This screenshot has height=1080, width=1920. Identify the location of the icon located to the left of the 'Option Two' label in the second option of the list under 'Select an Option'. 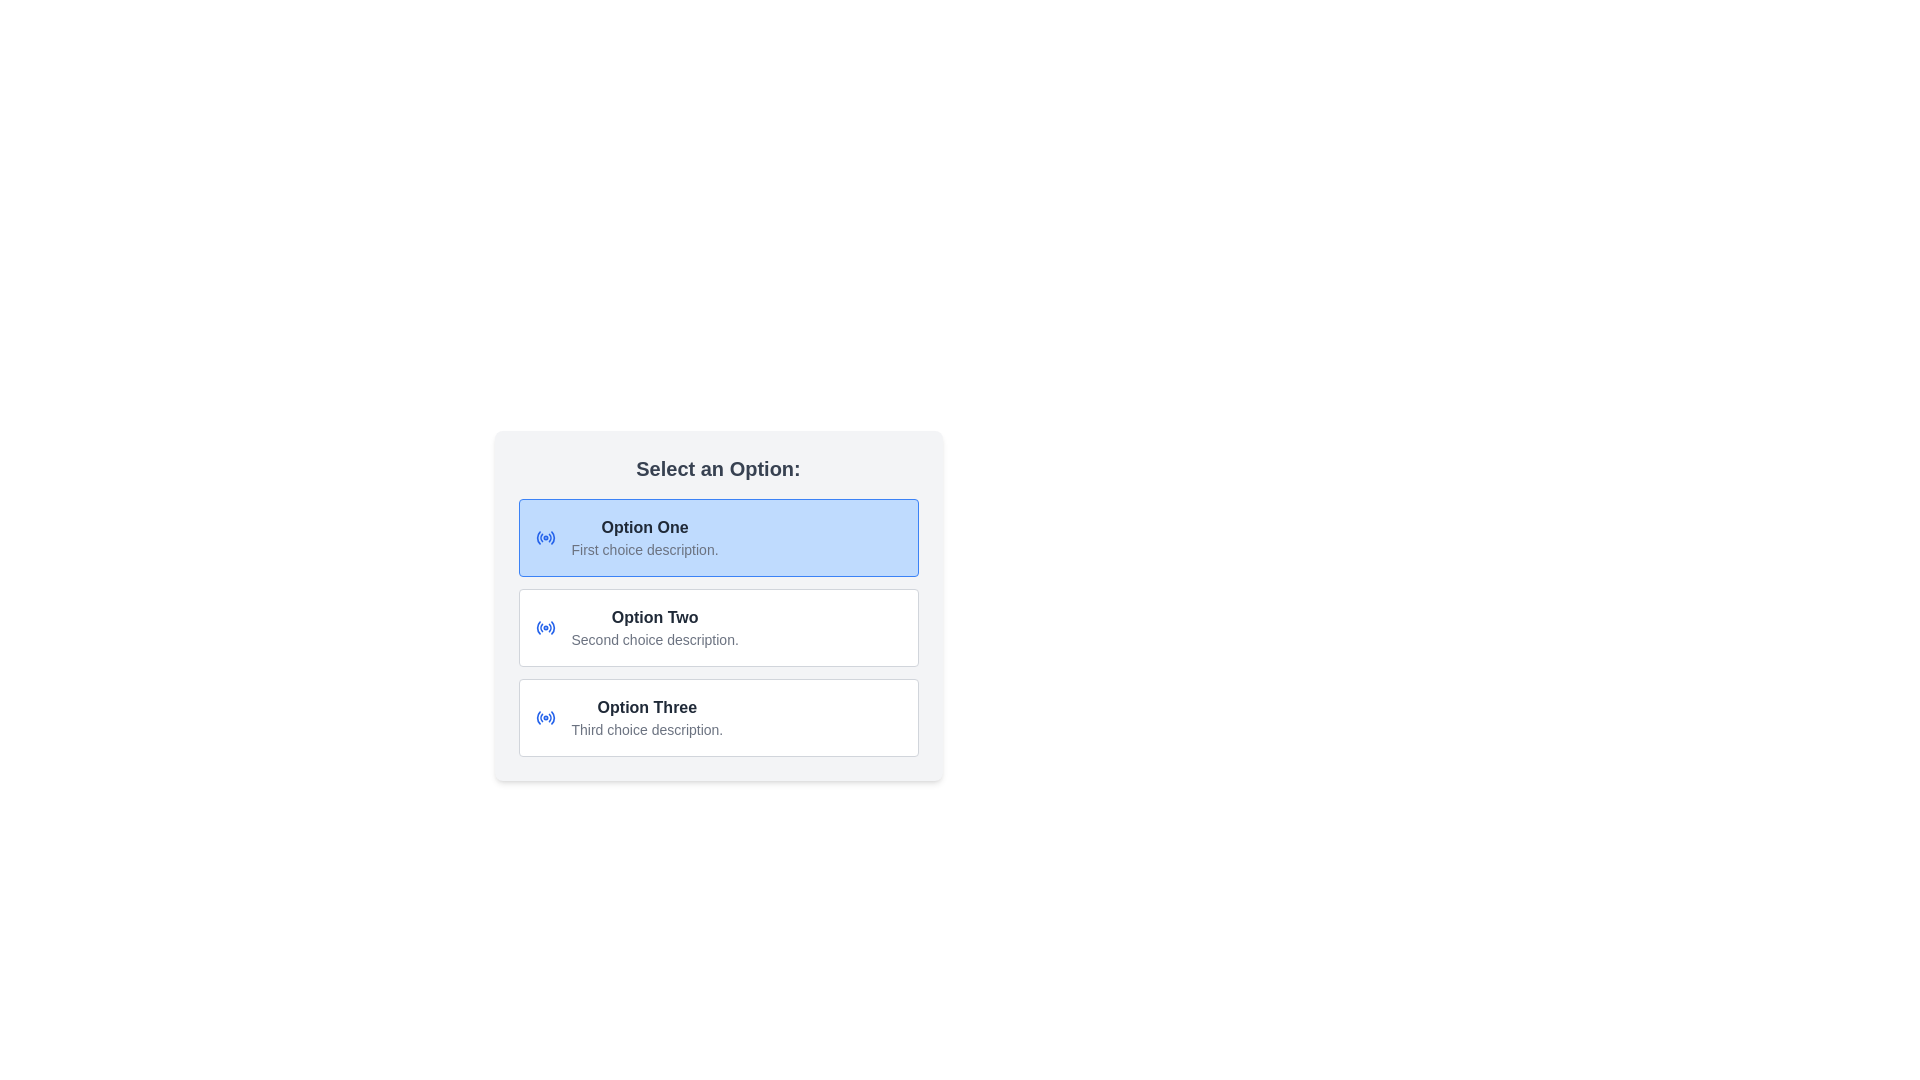
(545, 627).